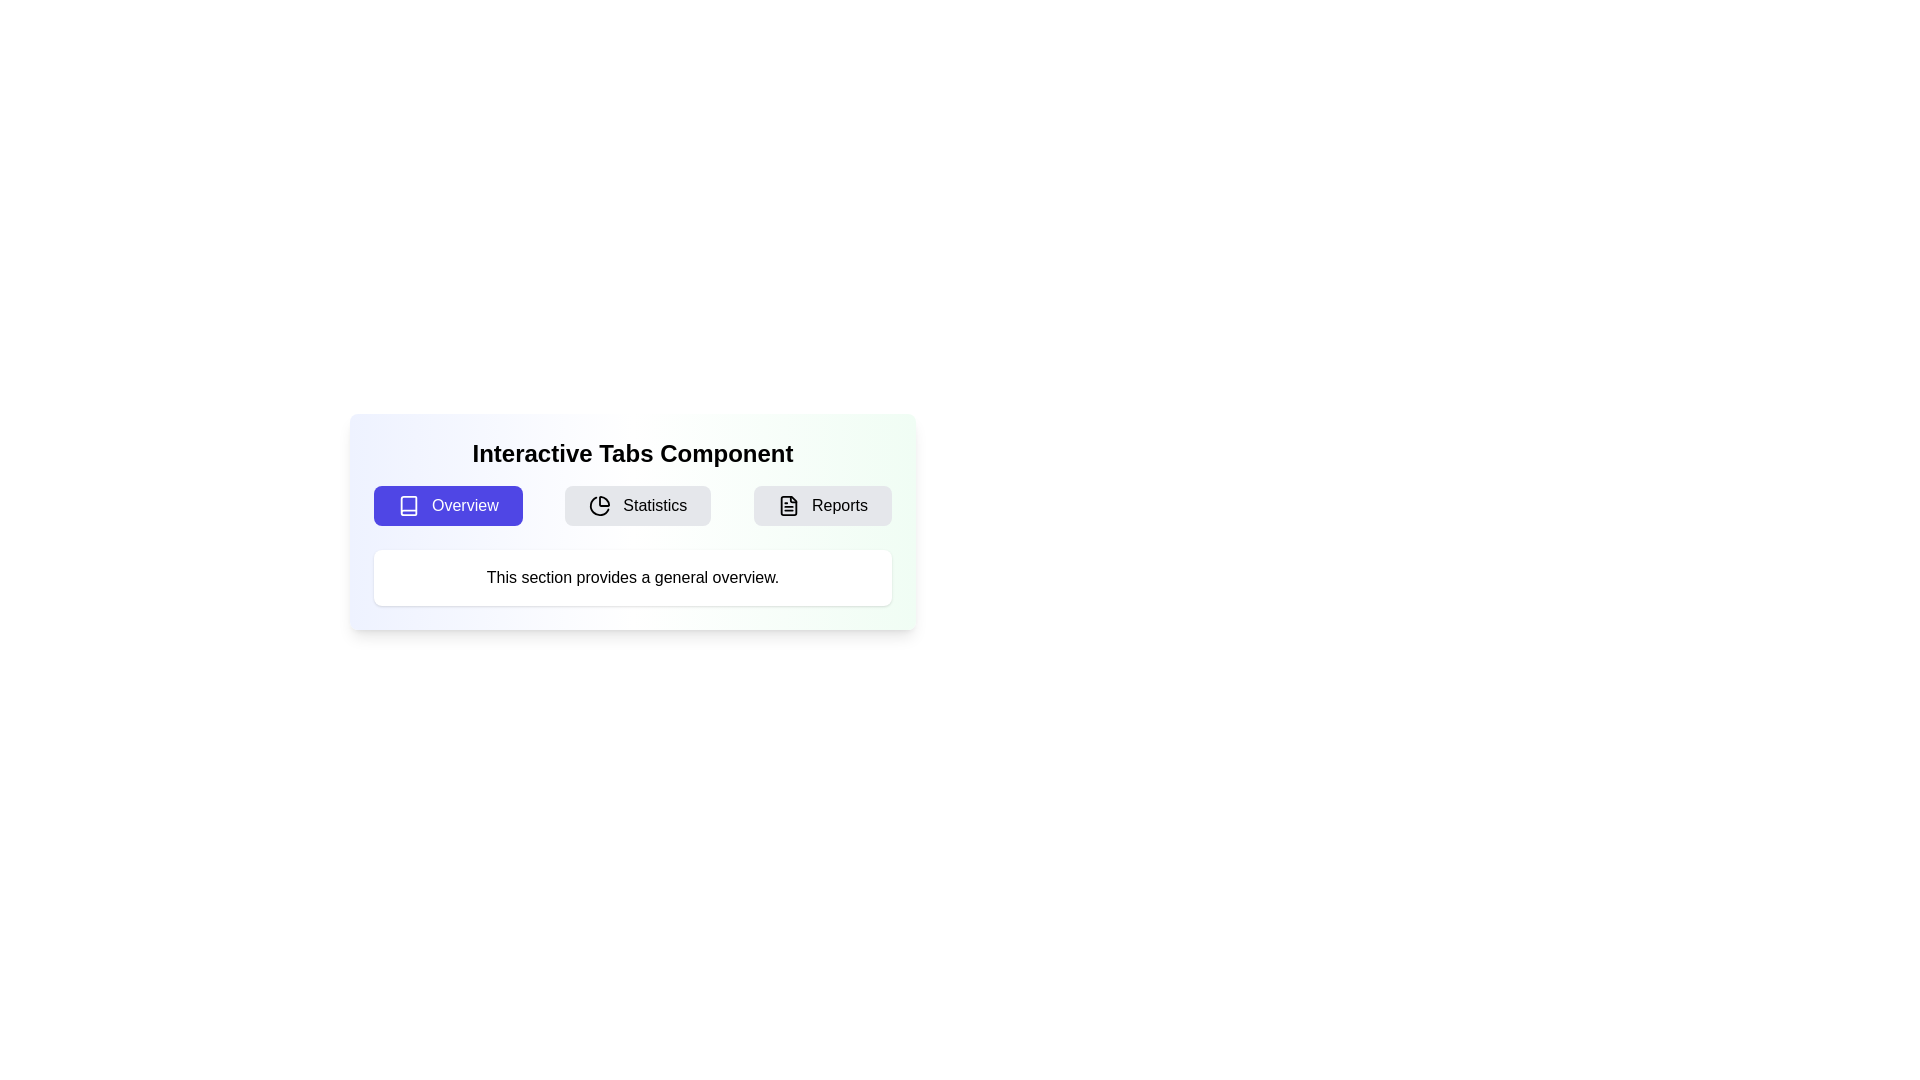 This screenshot has width=1920, height=1080. Describe the element at coordinates (822, 504) in the screenshot. I see `the 'Reports' button, which is the third button in a row of three` at that location.